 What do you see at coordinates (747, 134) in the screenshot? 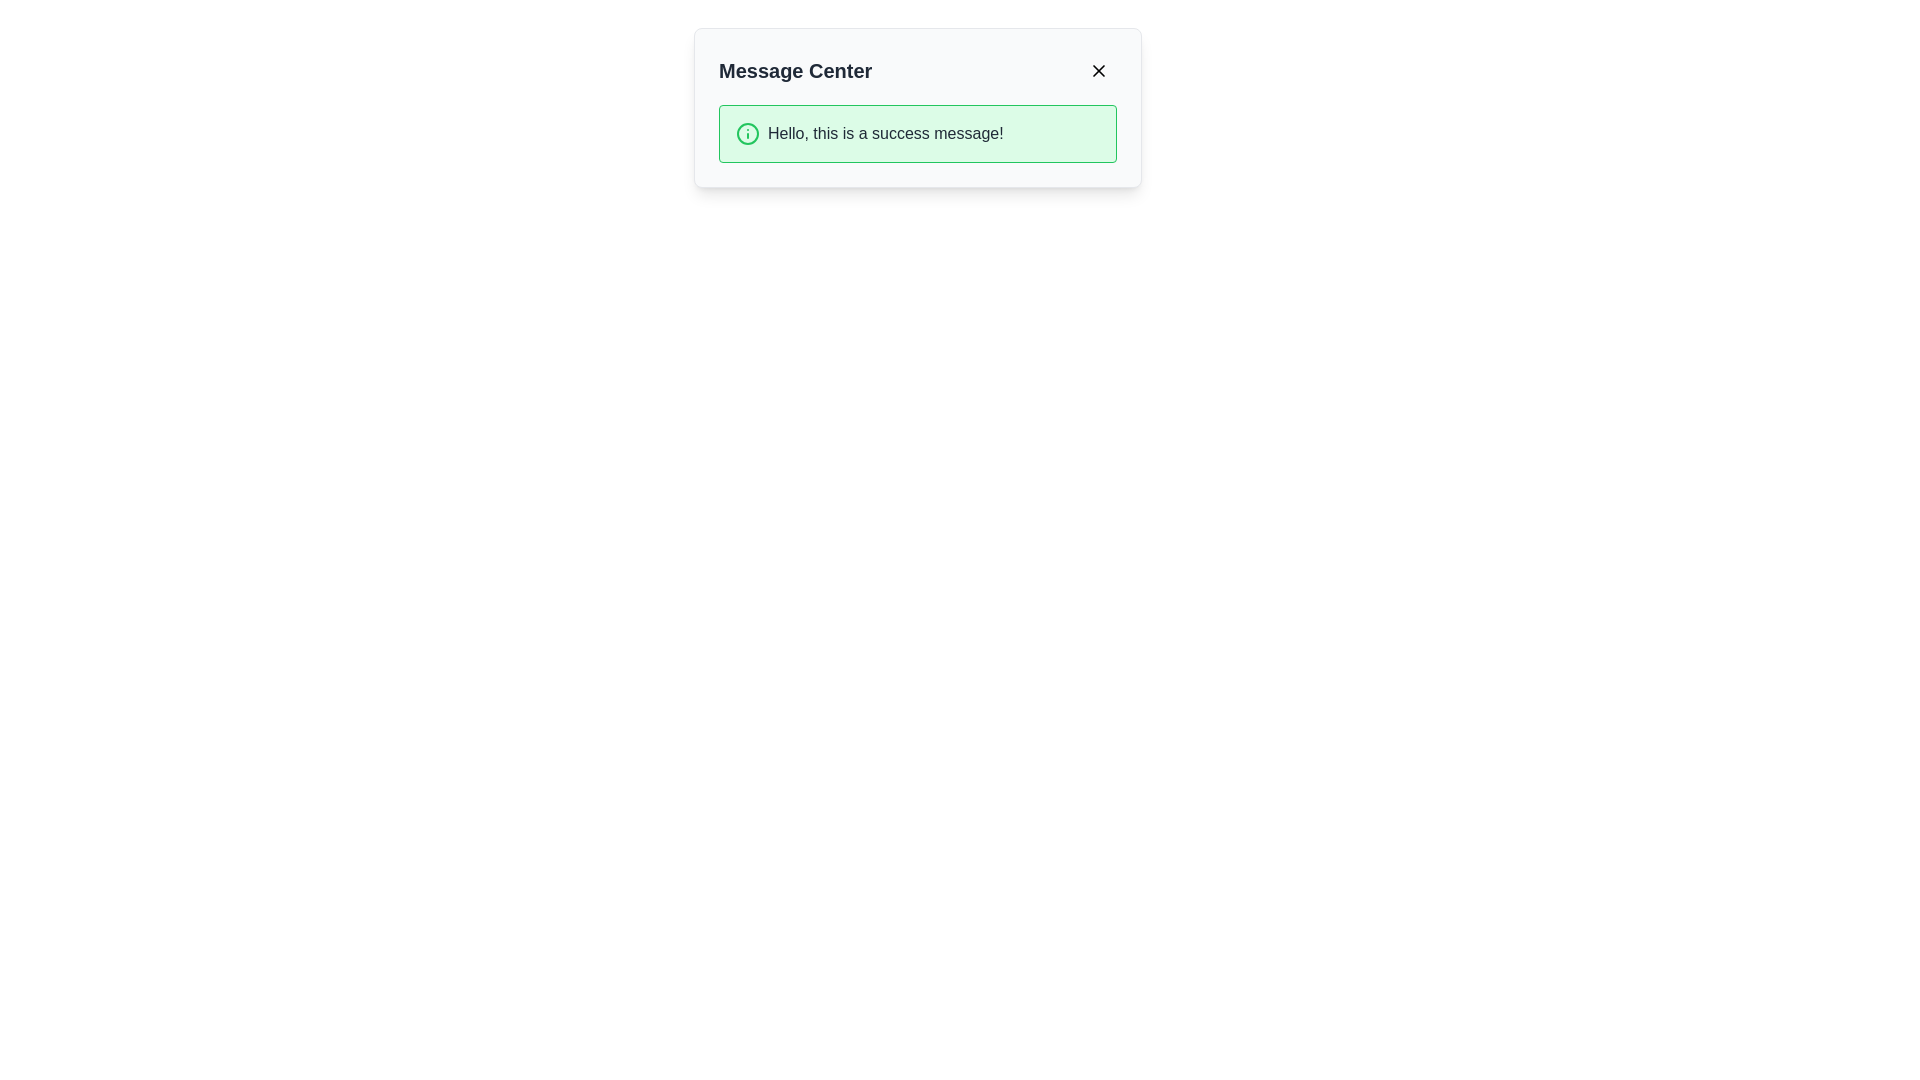
I see `the green-bordered circular element in the notification box that is adjacent to the text 'Hello, this is a success message!'` at bounding box center [747, 134].